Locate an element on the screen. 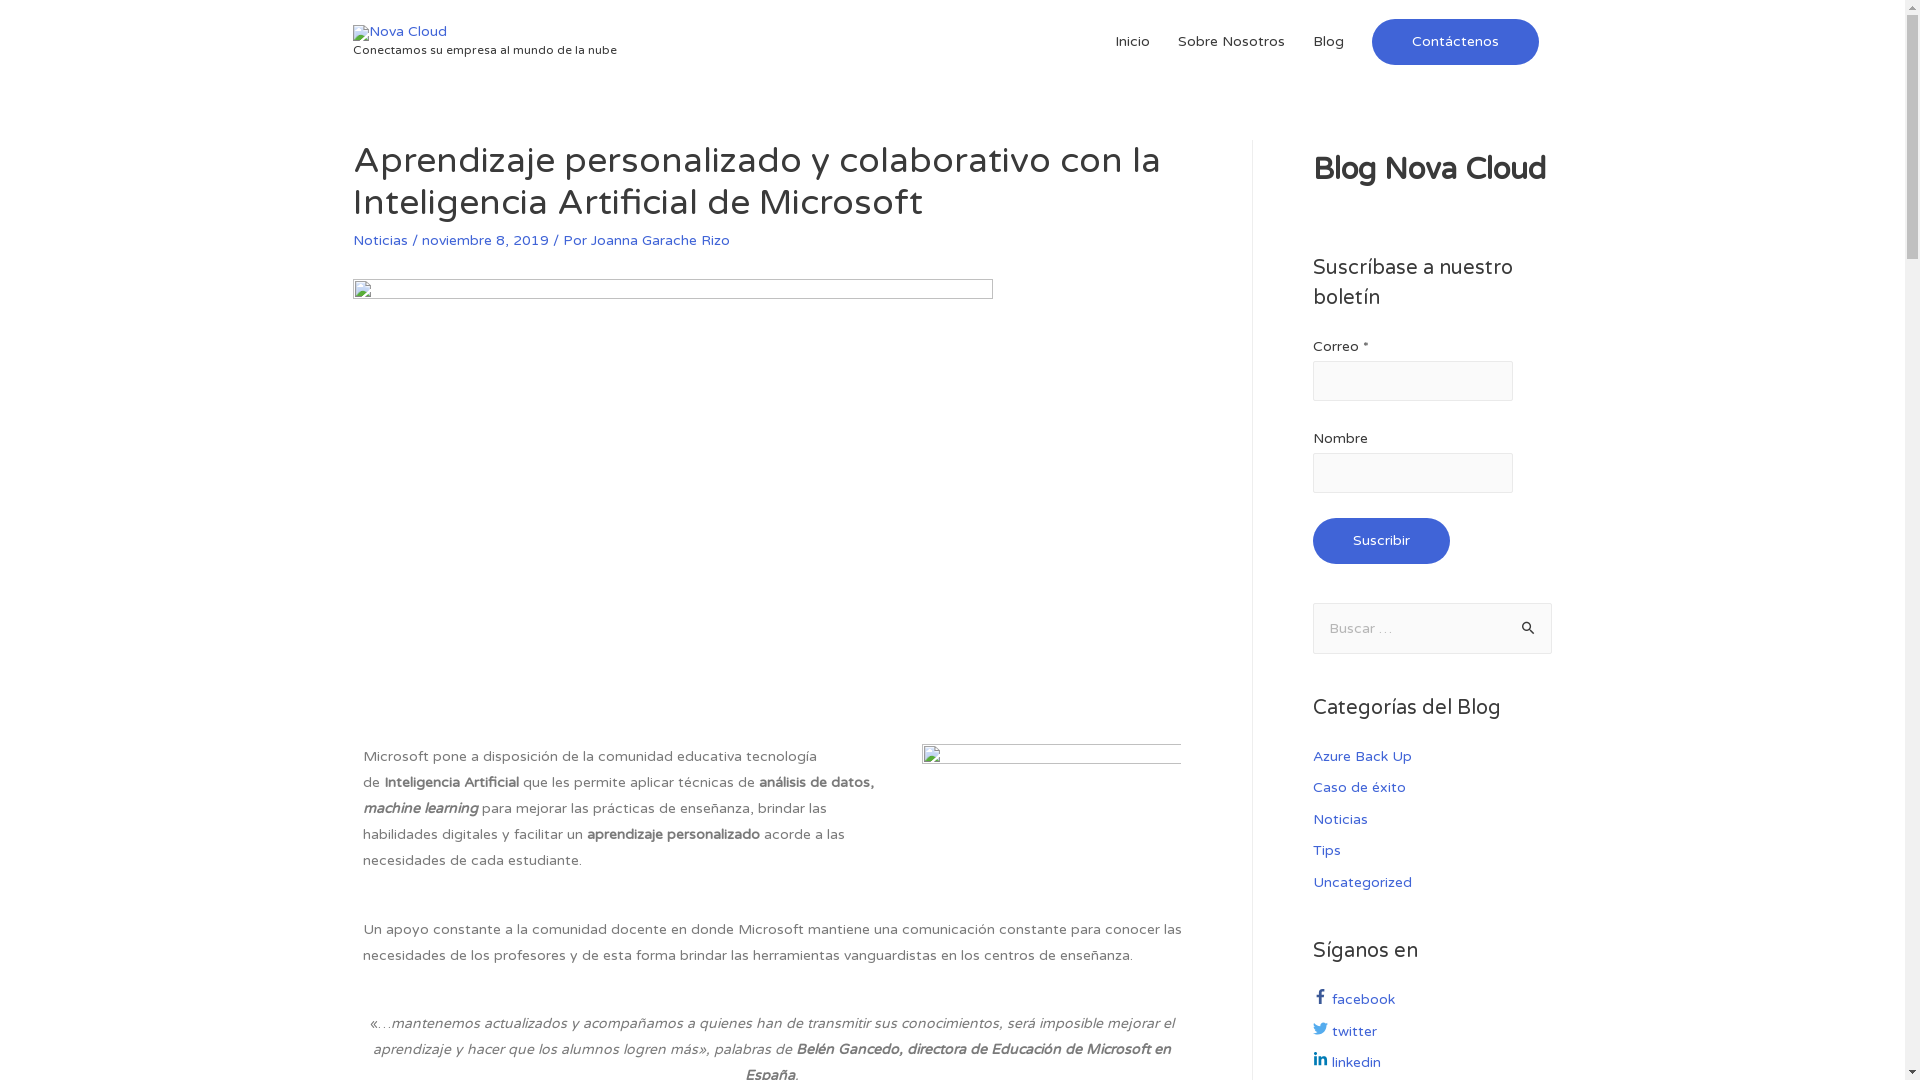 This screenshot has height=1080, width=1920. 'Sobre Nosotros' is located at coordinates (1230, 42).